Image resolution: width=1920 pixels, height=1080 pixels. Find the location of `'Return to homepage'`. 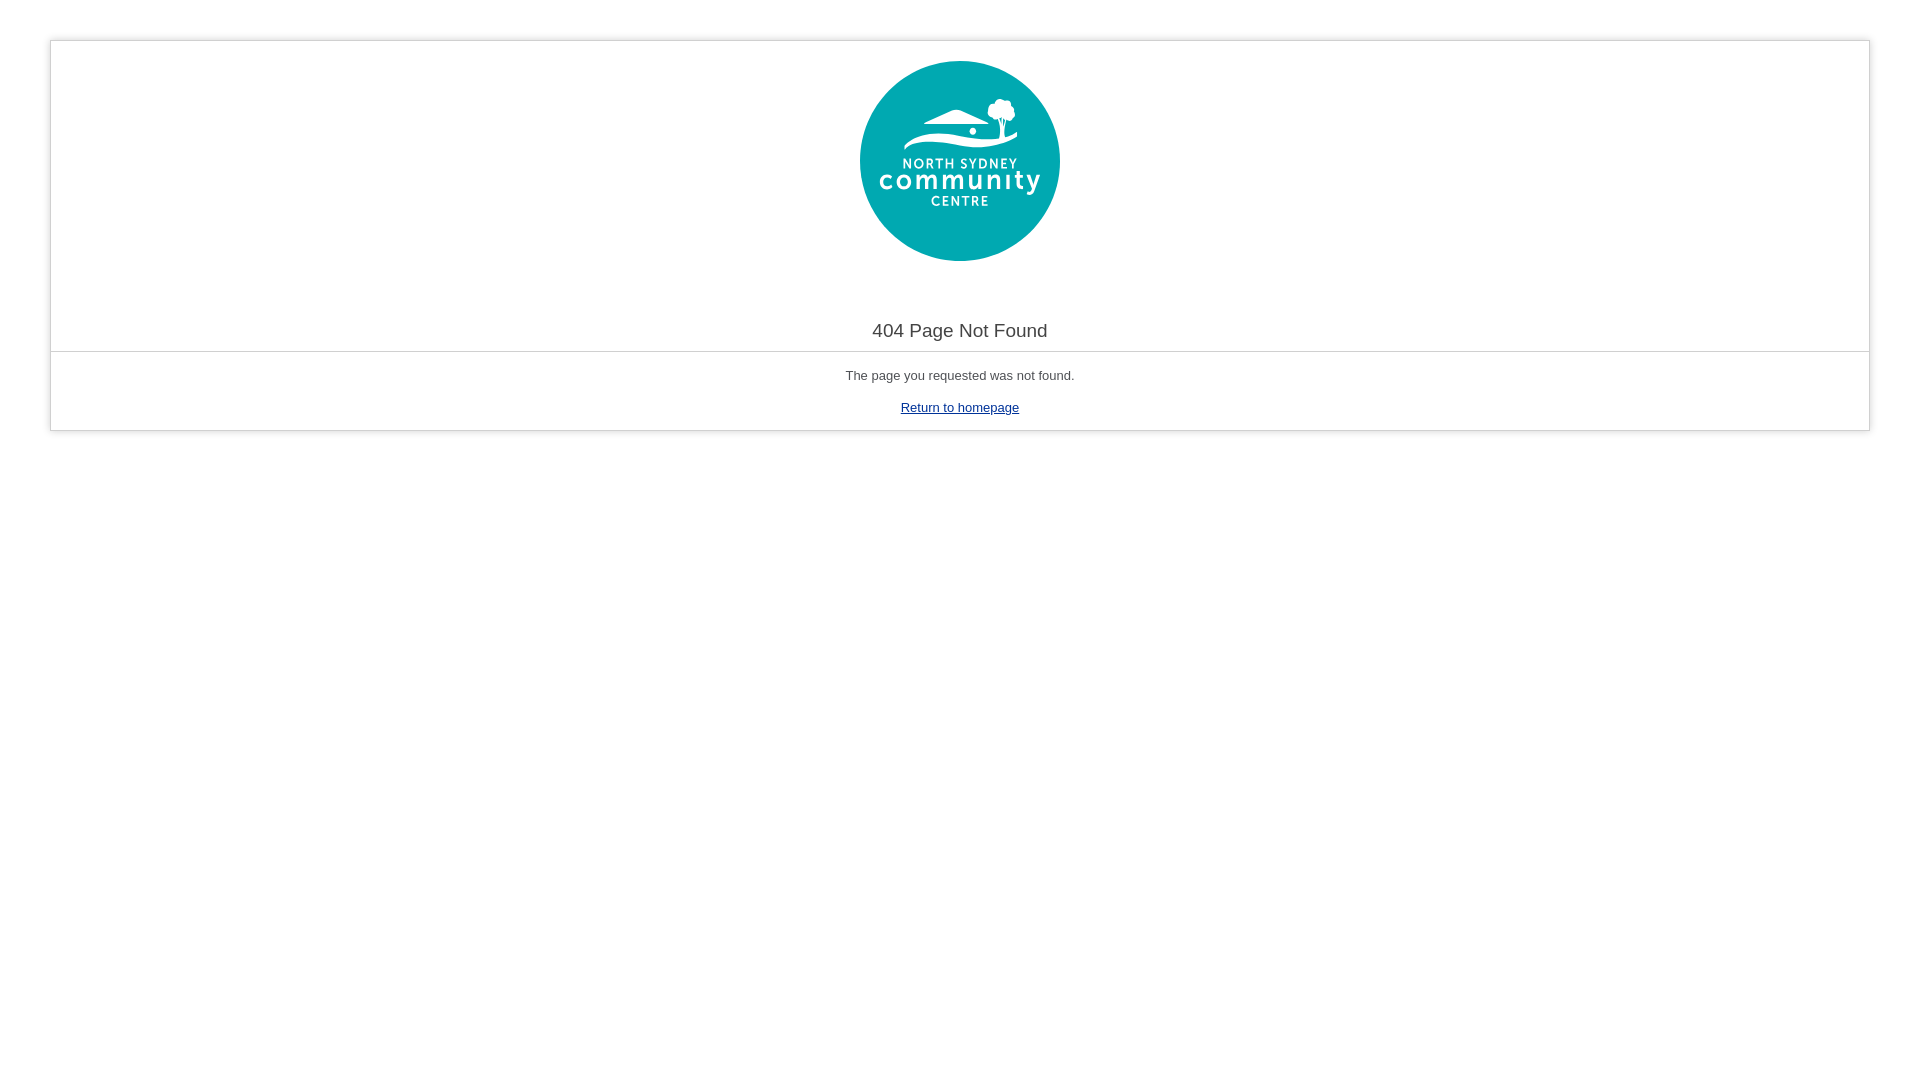

'Return to homepage' is located at coordinates (960, 406).